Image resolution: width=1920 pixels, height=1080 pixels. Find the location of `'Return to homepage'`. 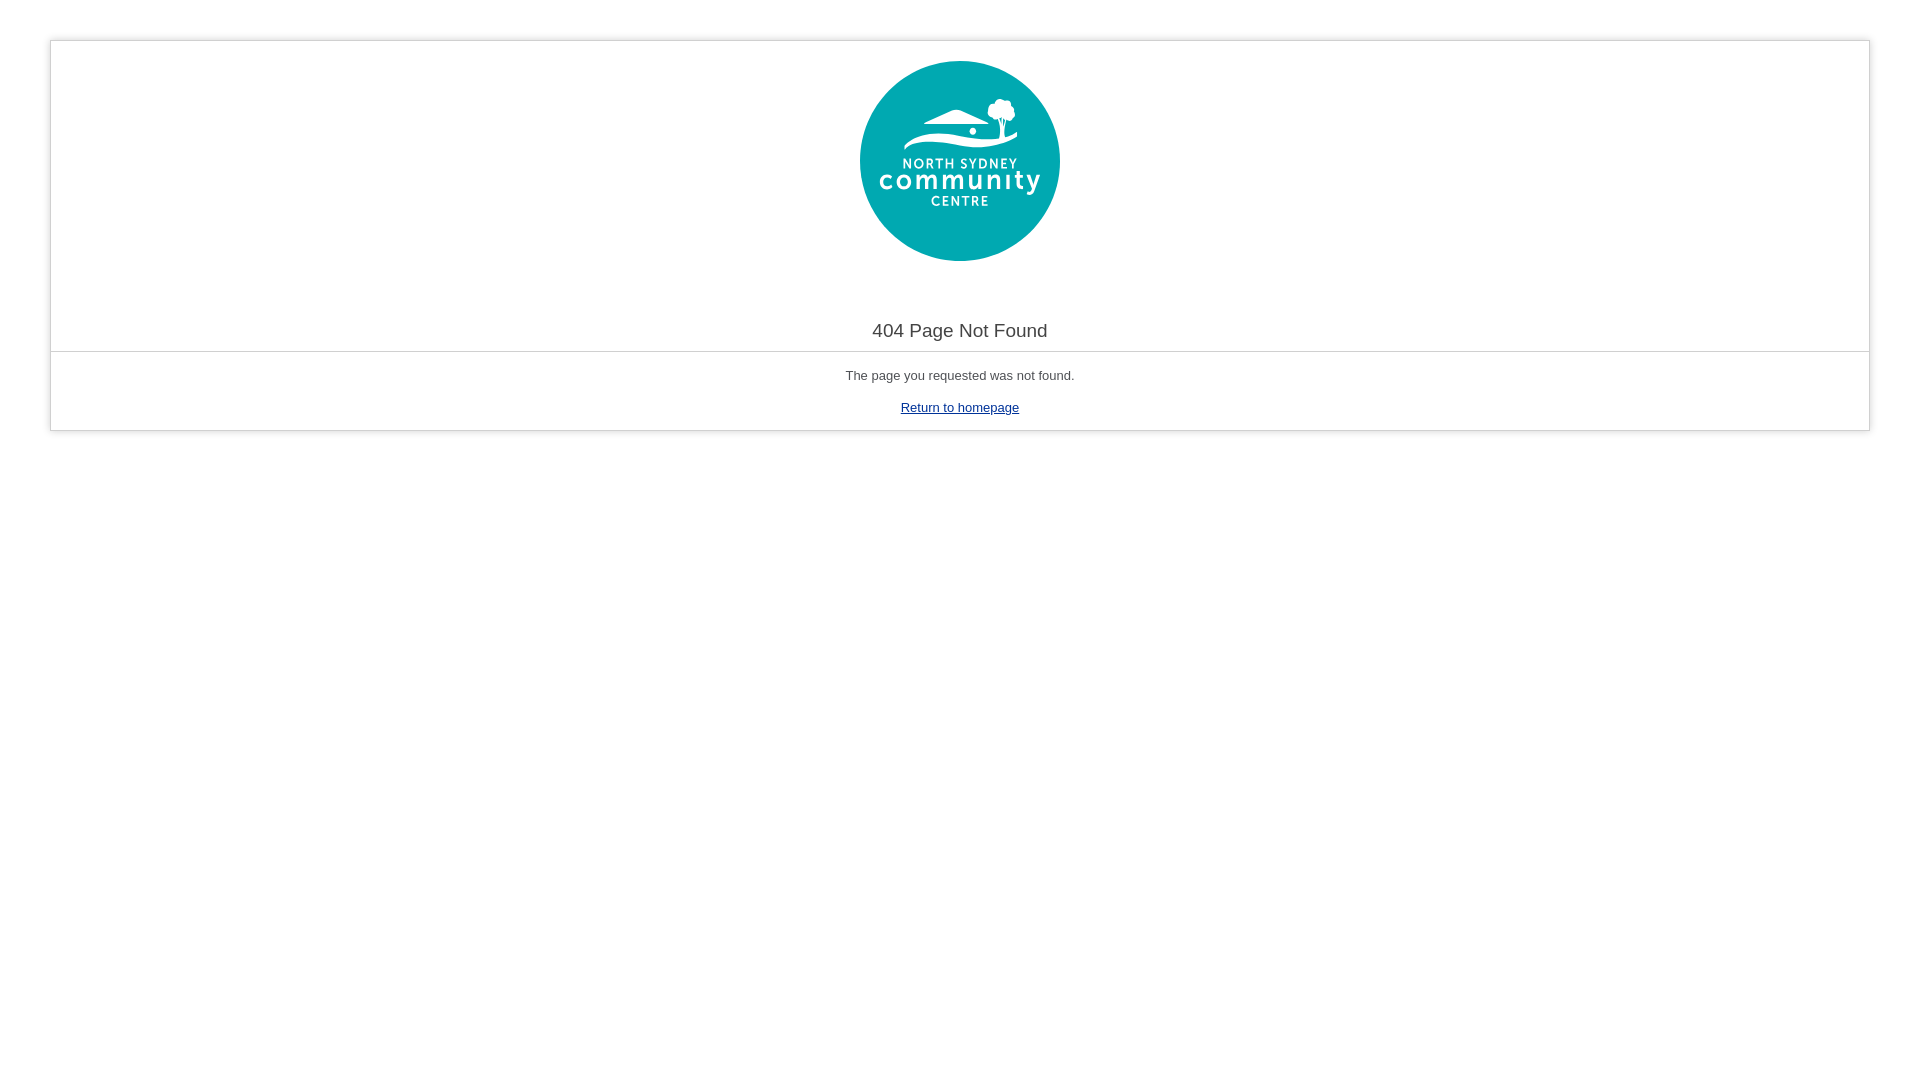

'Return to homepage' is located at coordinates (960, 406).